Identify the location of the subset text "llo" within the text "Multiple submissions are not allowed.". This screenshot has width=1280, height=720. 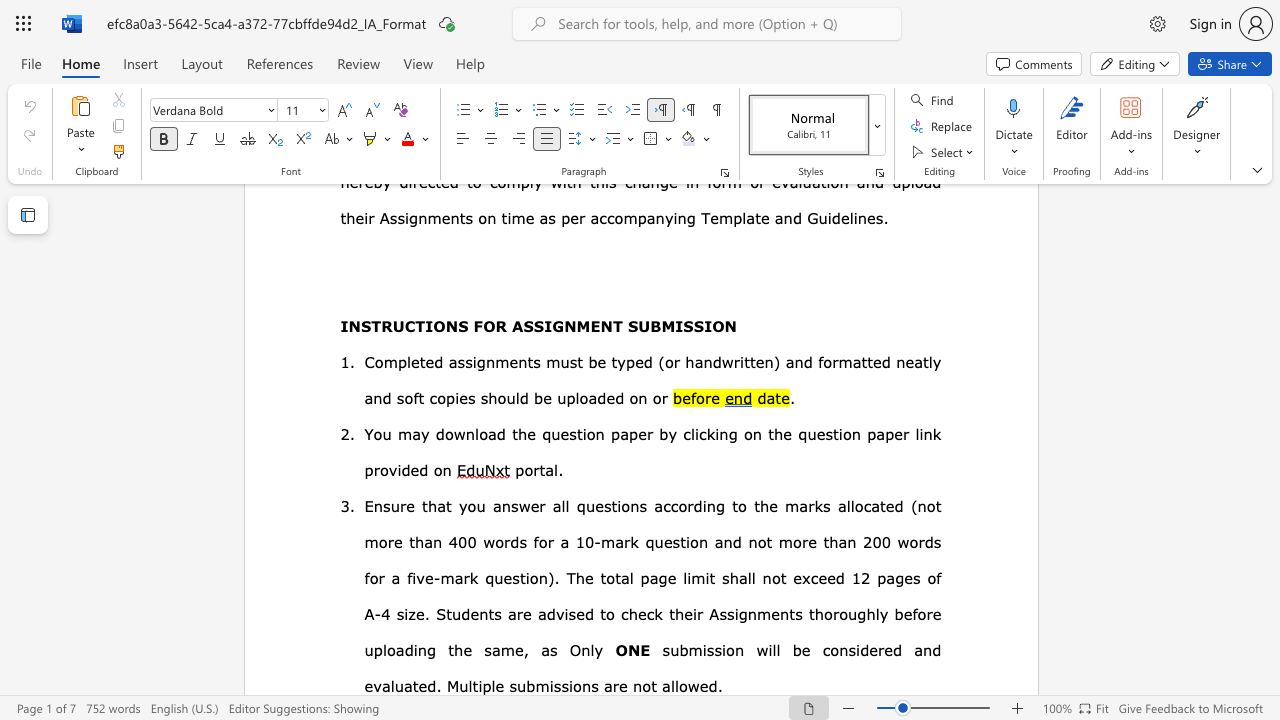
(670, 685).